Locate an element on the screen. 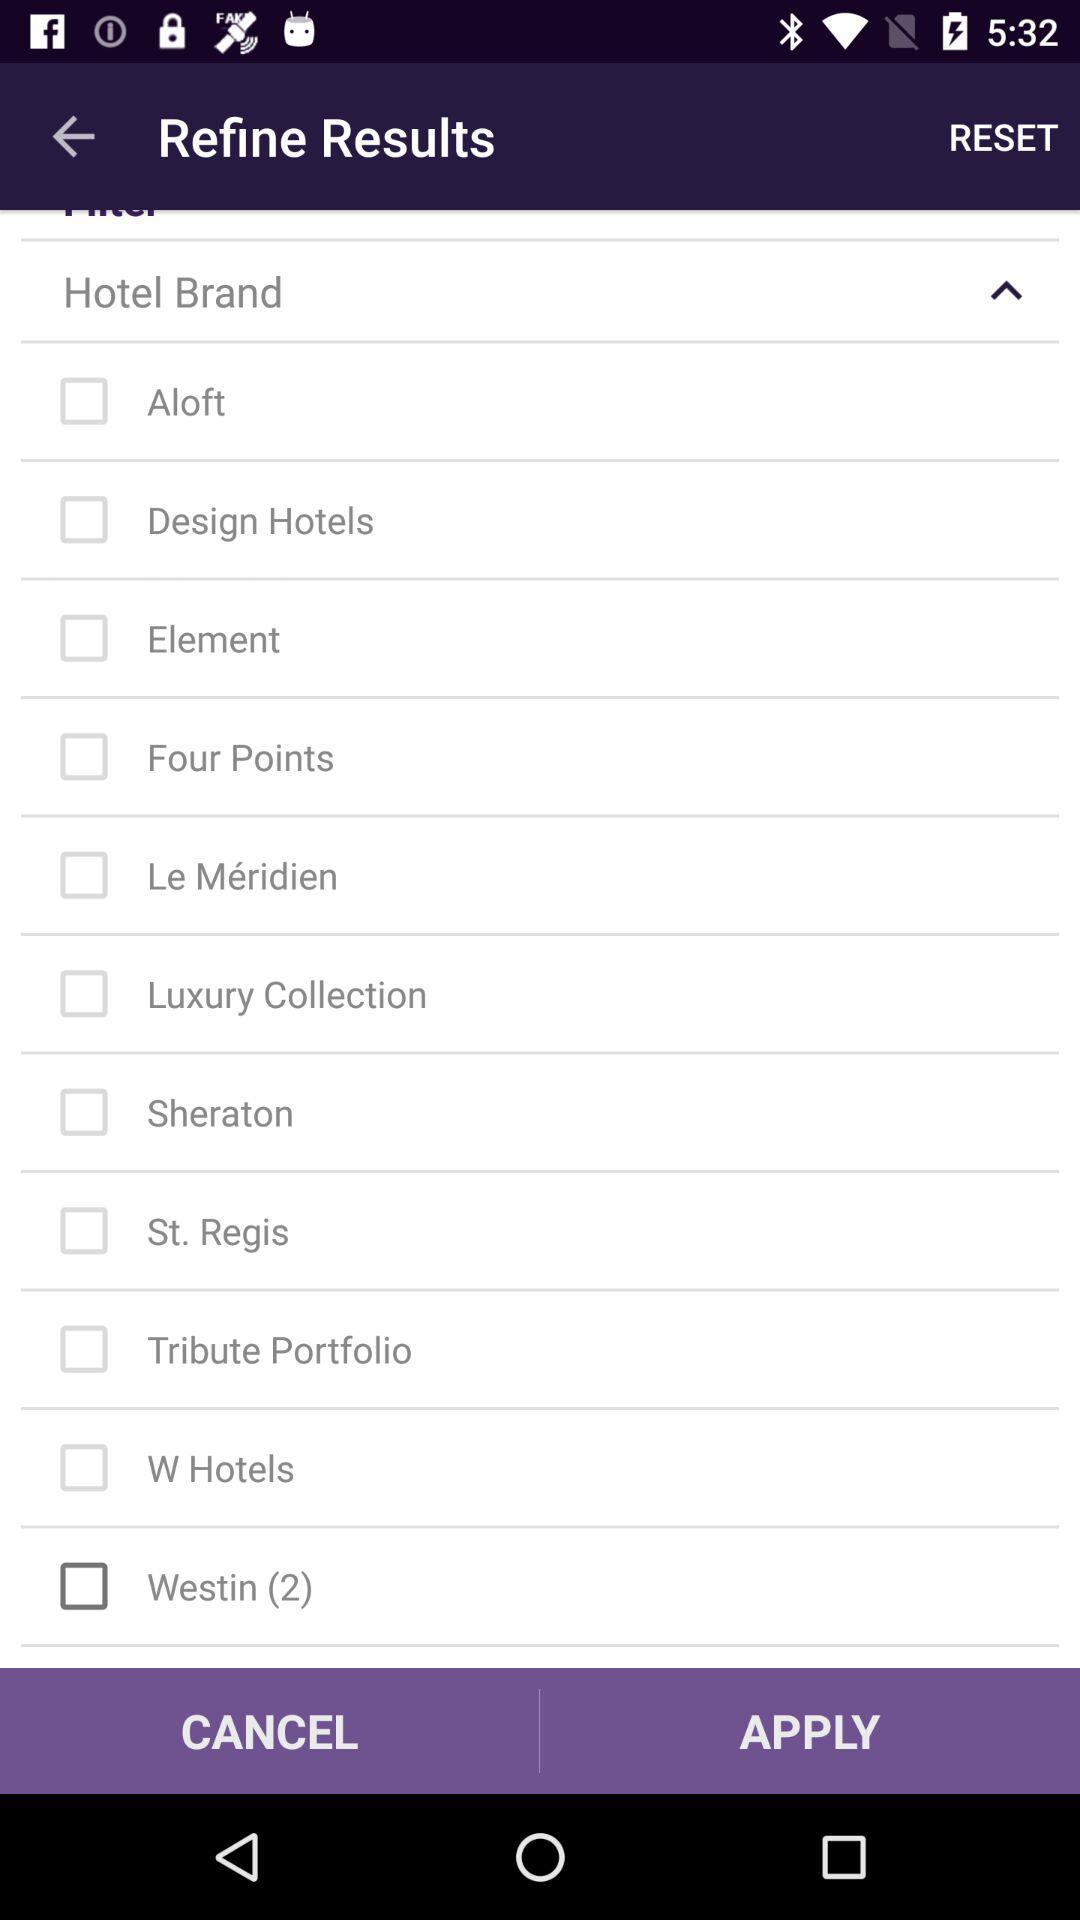 This screenshot has width=1080, height=1920. the element along with the empty box is located at coordinates (550, 637).